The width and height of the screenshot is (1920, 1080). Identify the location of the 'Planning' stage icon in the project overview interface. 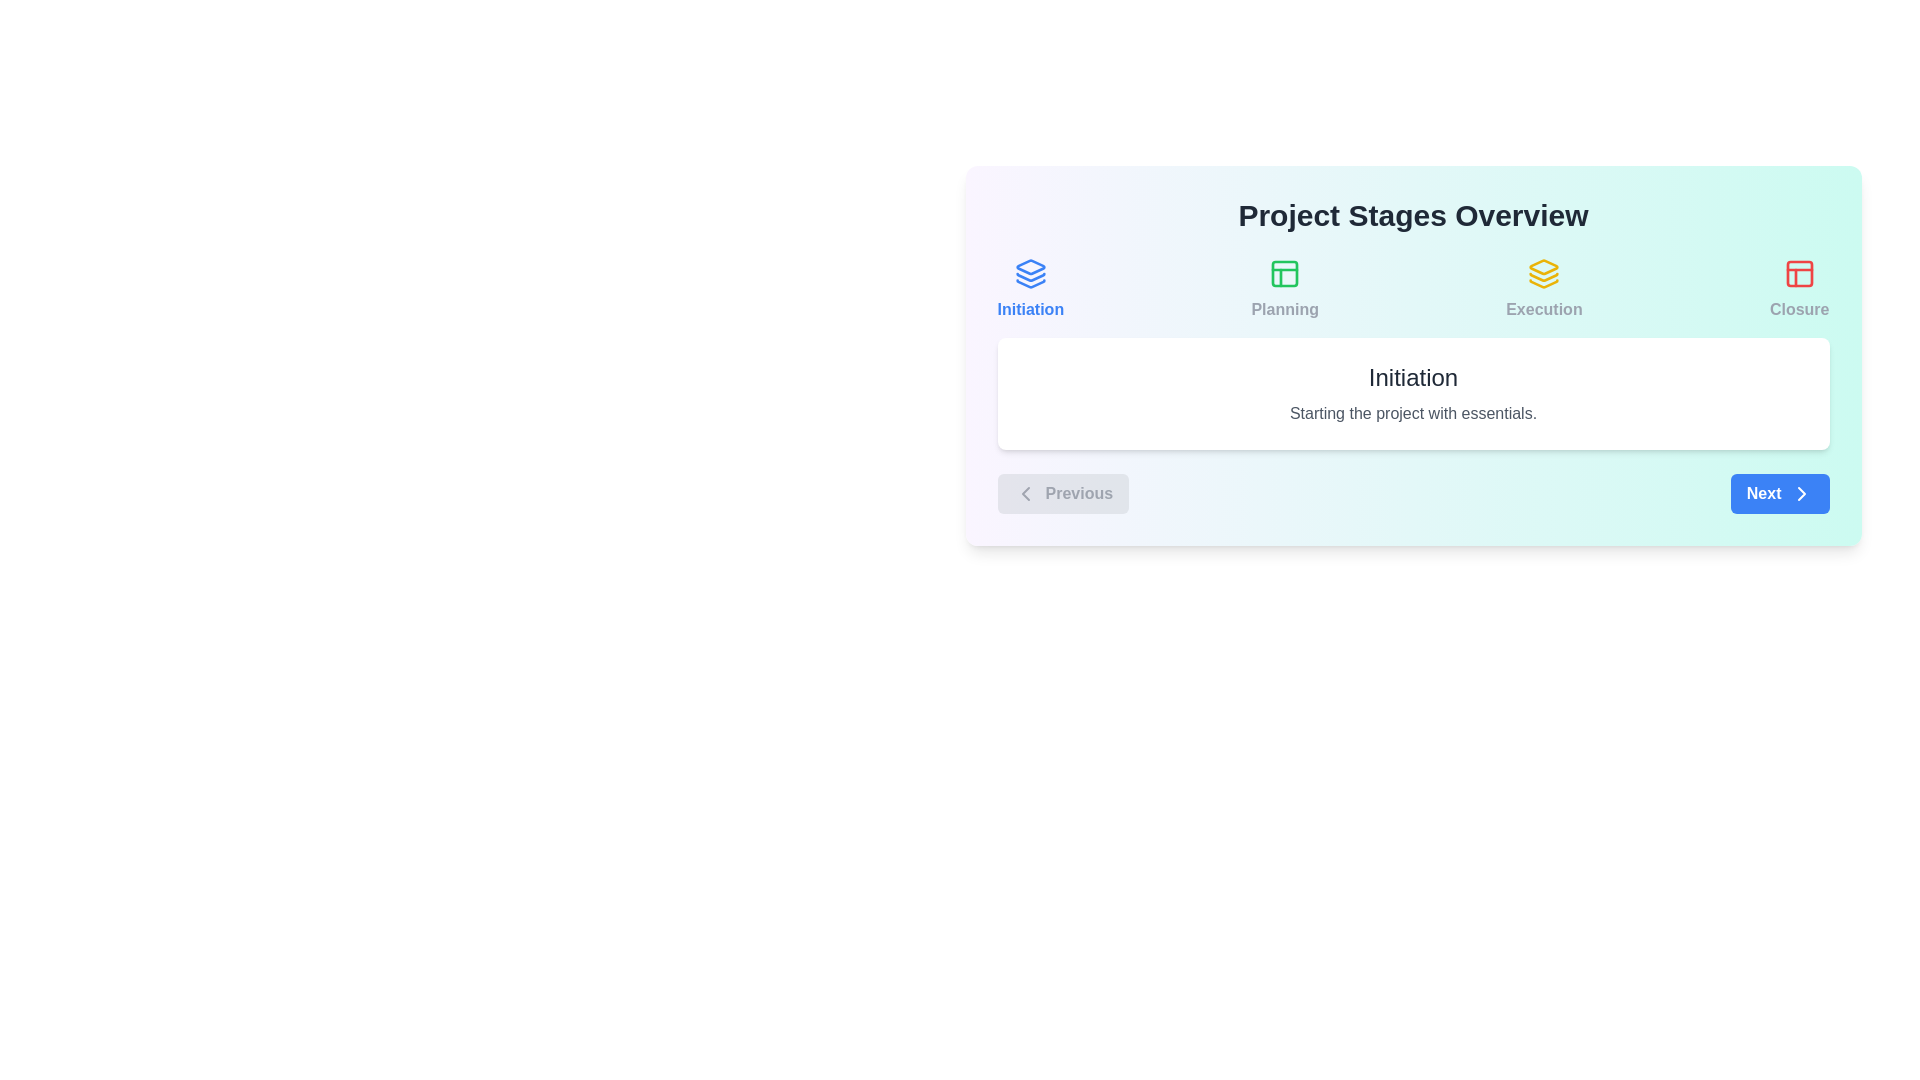
(1285, 273).